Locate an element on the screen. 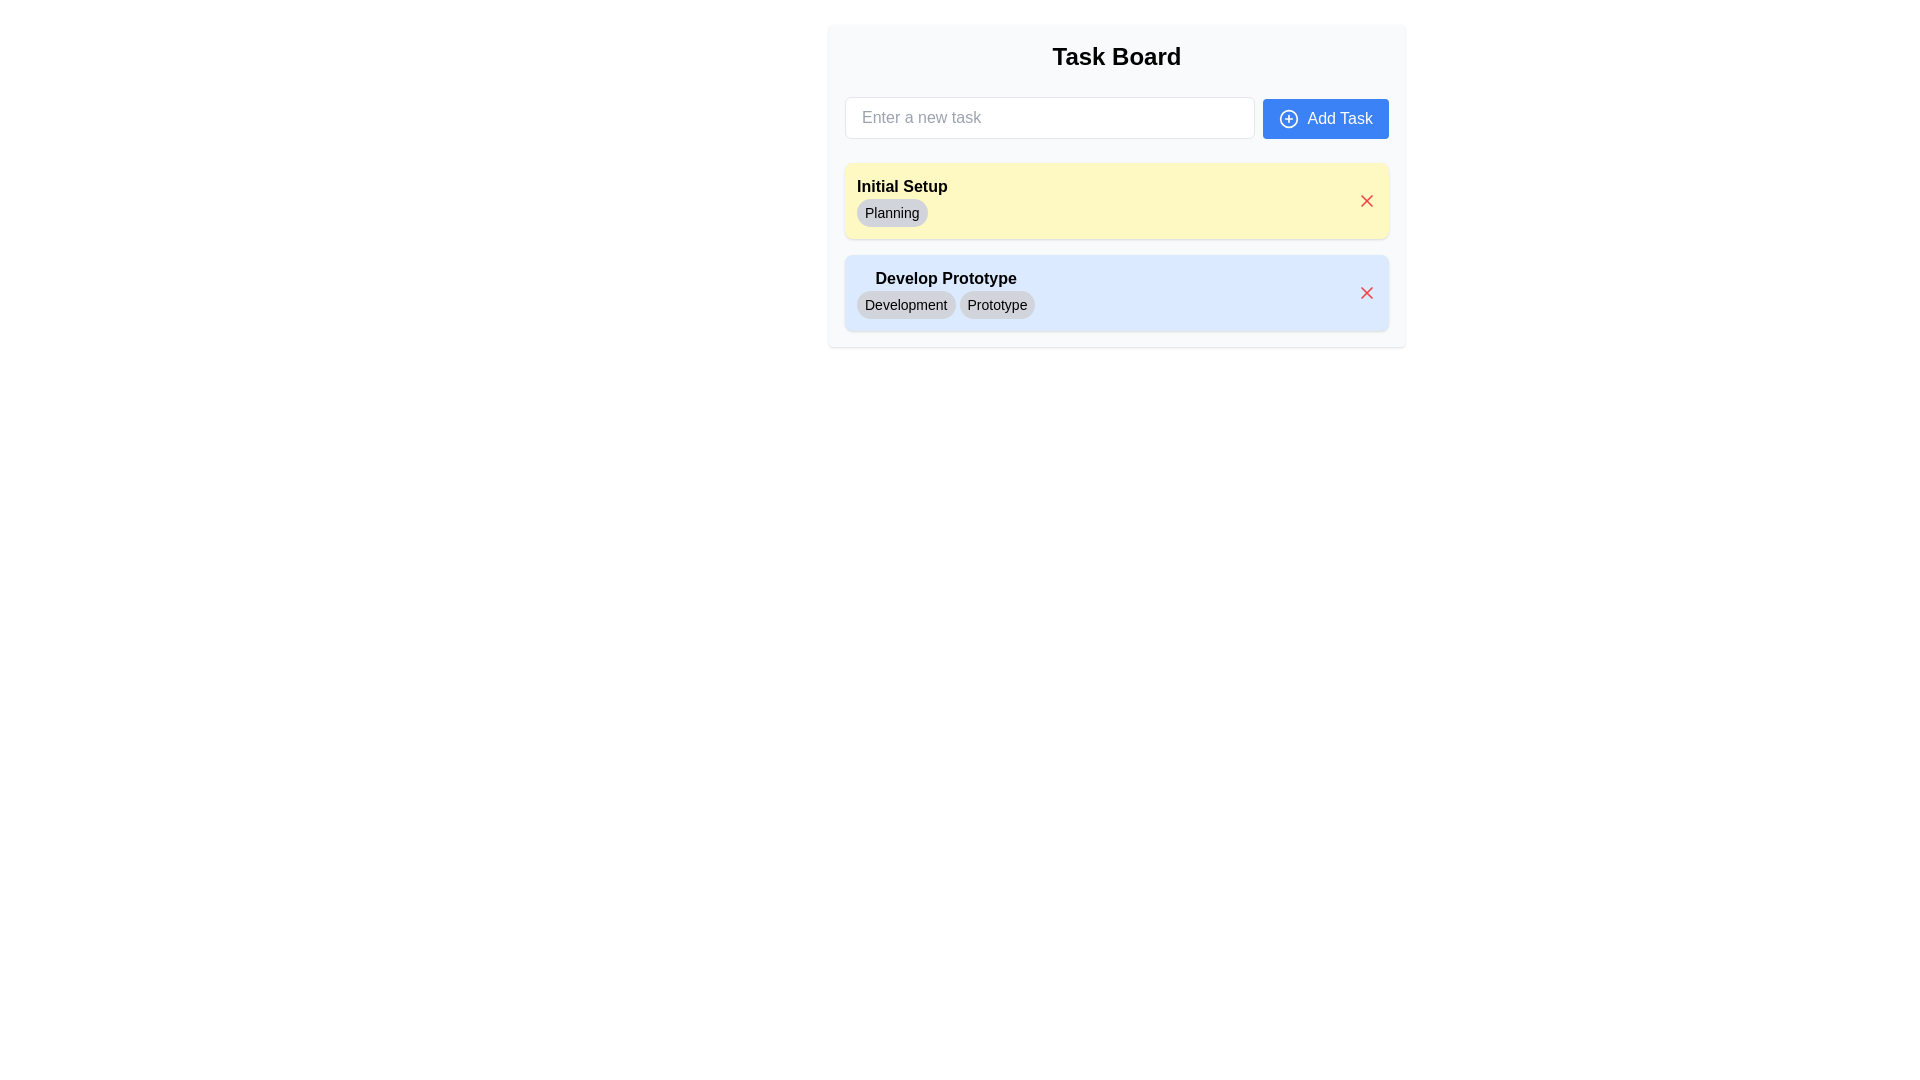 The height and width of the screenshot is (1080, 1920). the red close button represented by a red 'X' icon located at the top-right corner of the yellow task card labeled 'Initial Setup - Planning' is located at coordinates (1366, 200).